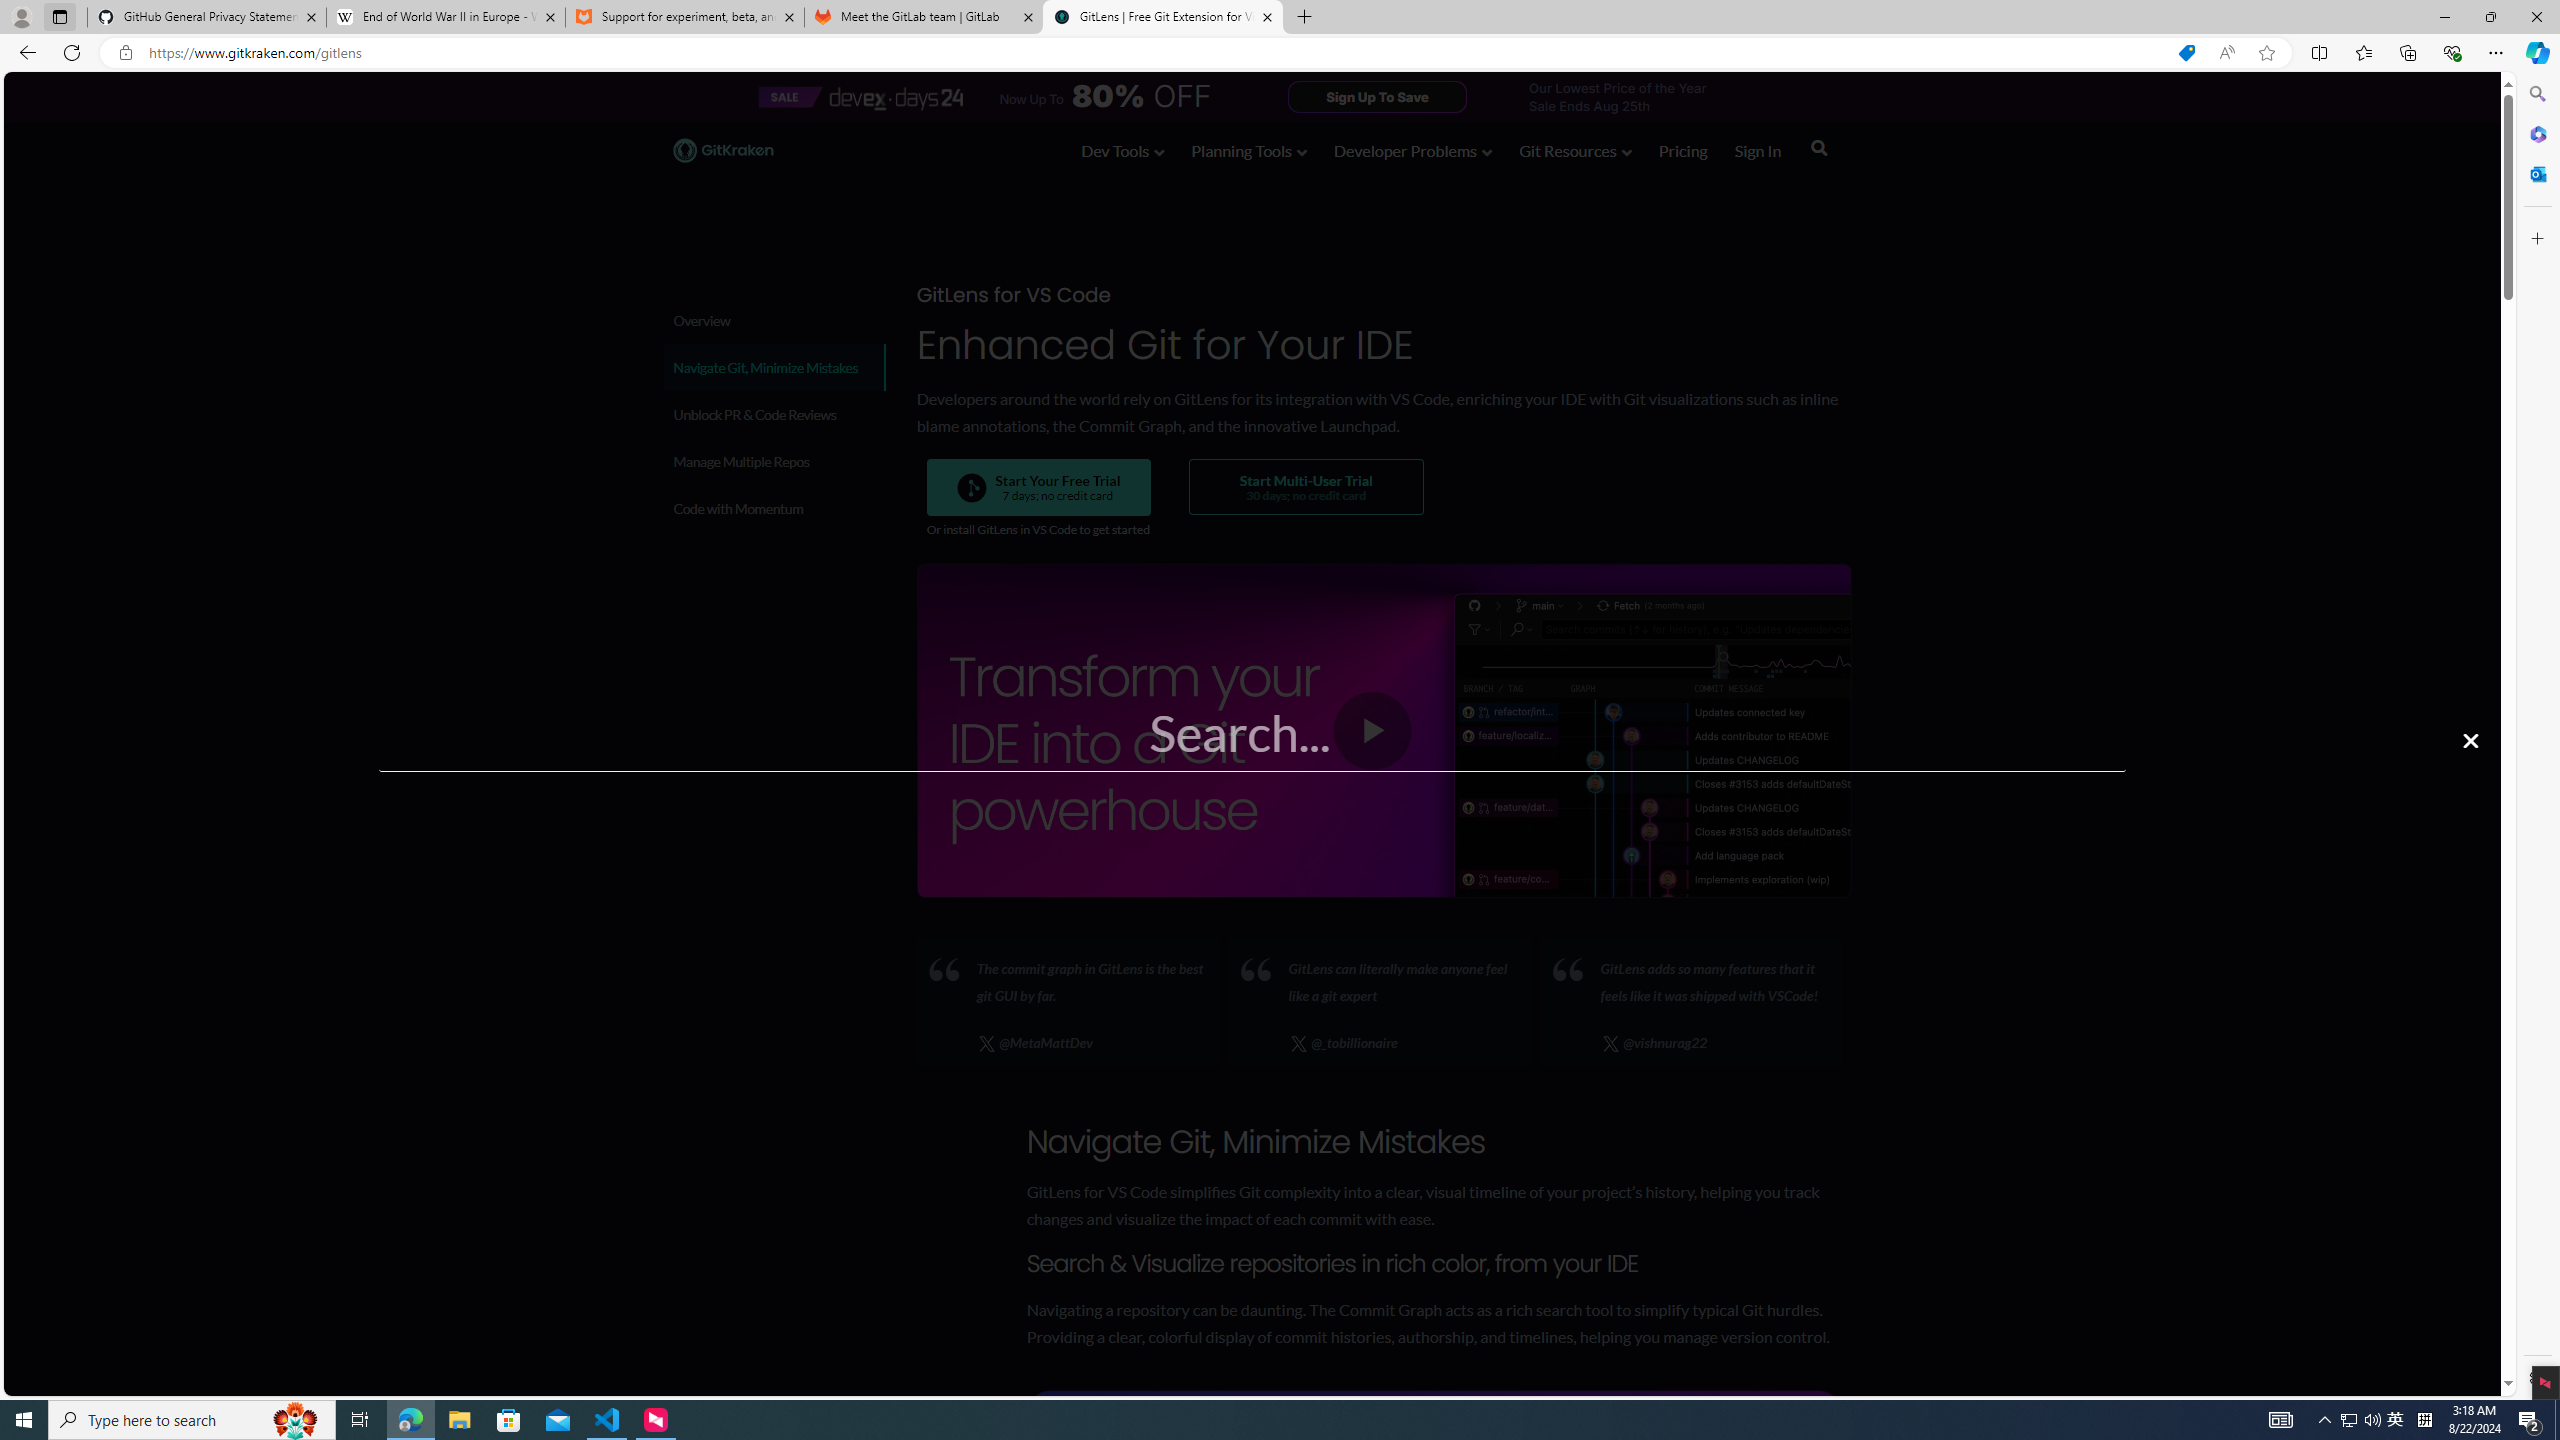 This screenshot has height=1440, width=2560. What do you see at coordinates (1683, 150) in the screenshot?
I see `'Pricing'` at bounding box center [1683, 150].